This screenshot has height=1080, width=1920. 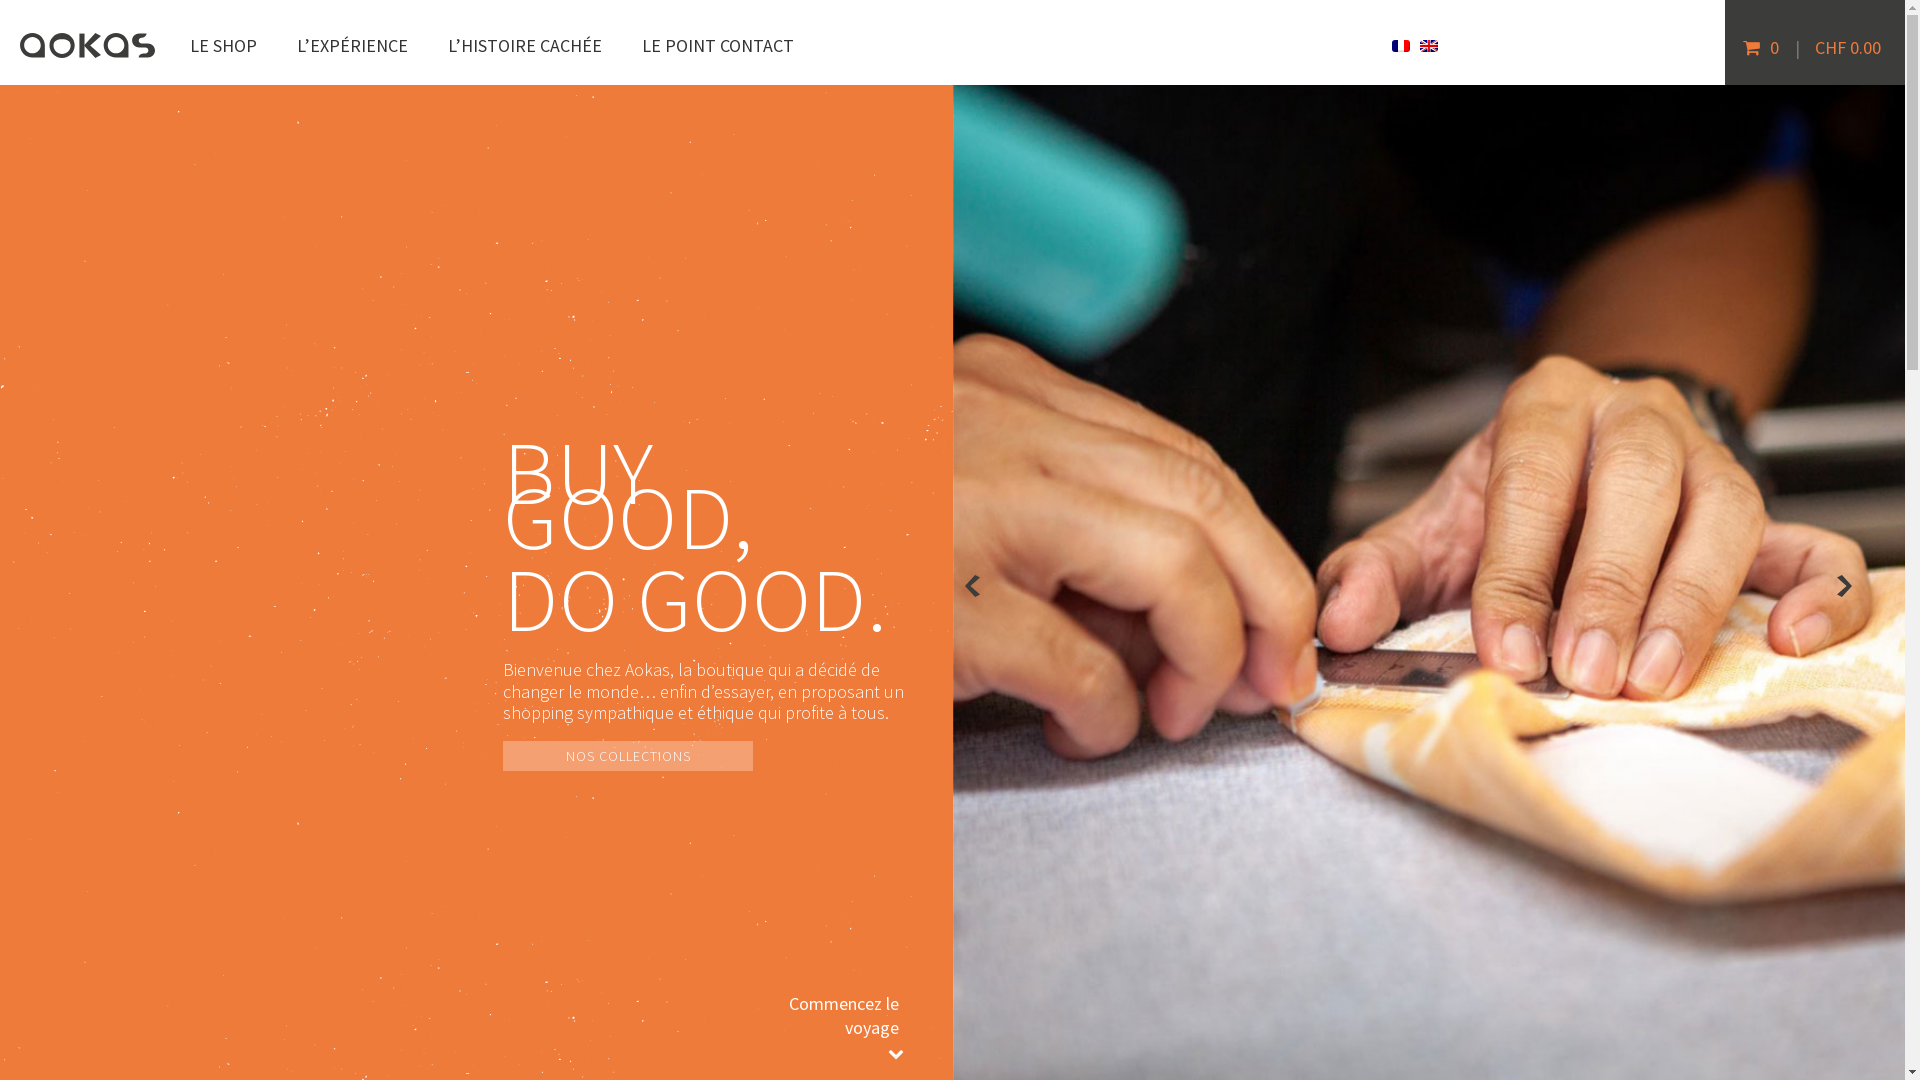 What do you see at coordinates (223, 45) in the screenshot?
I see `'LE SHOP'` at bounding box center [223, 45].